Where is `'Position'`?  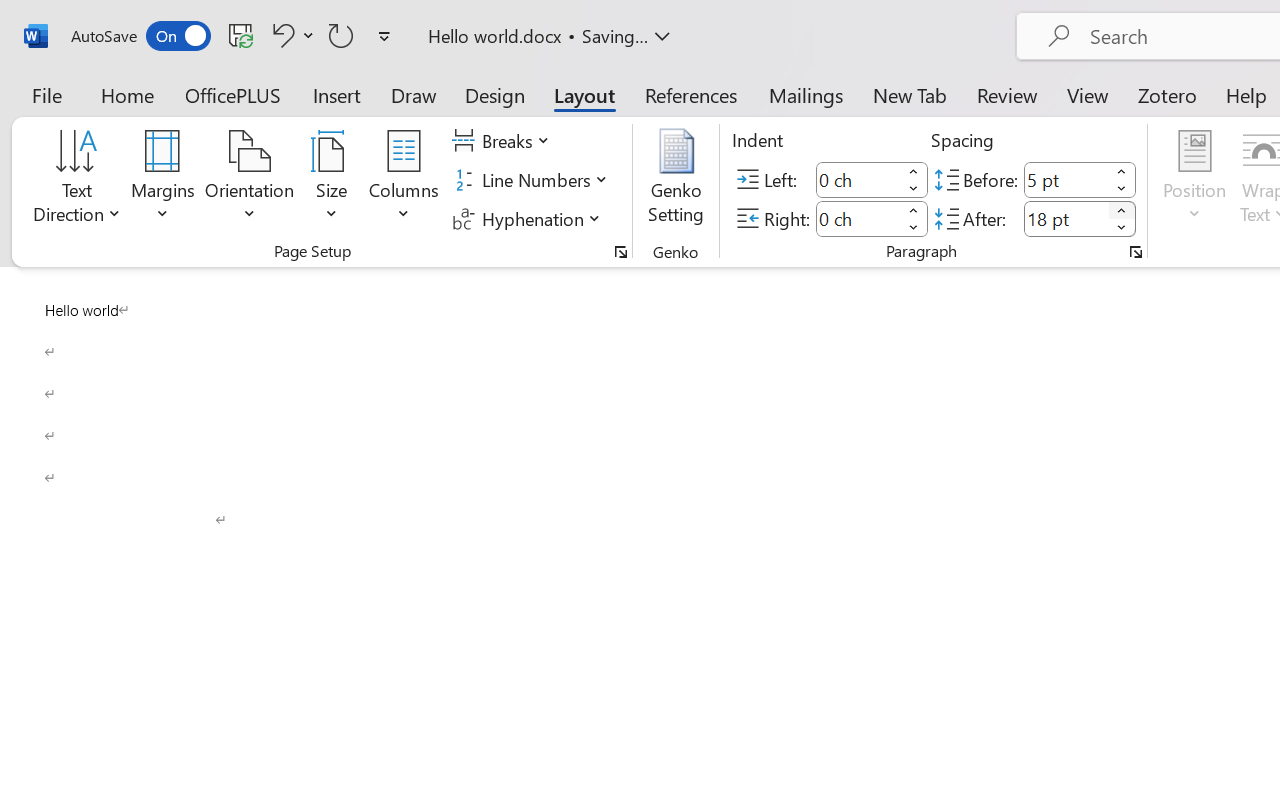
'Position' is located at coordinates (1194, 179).